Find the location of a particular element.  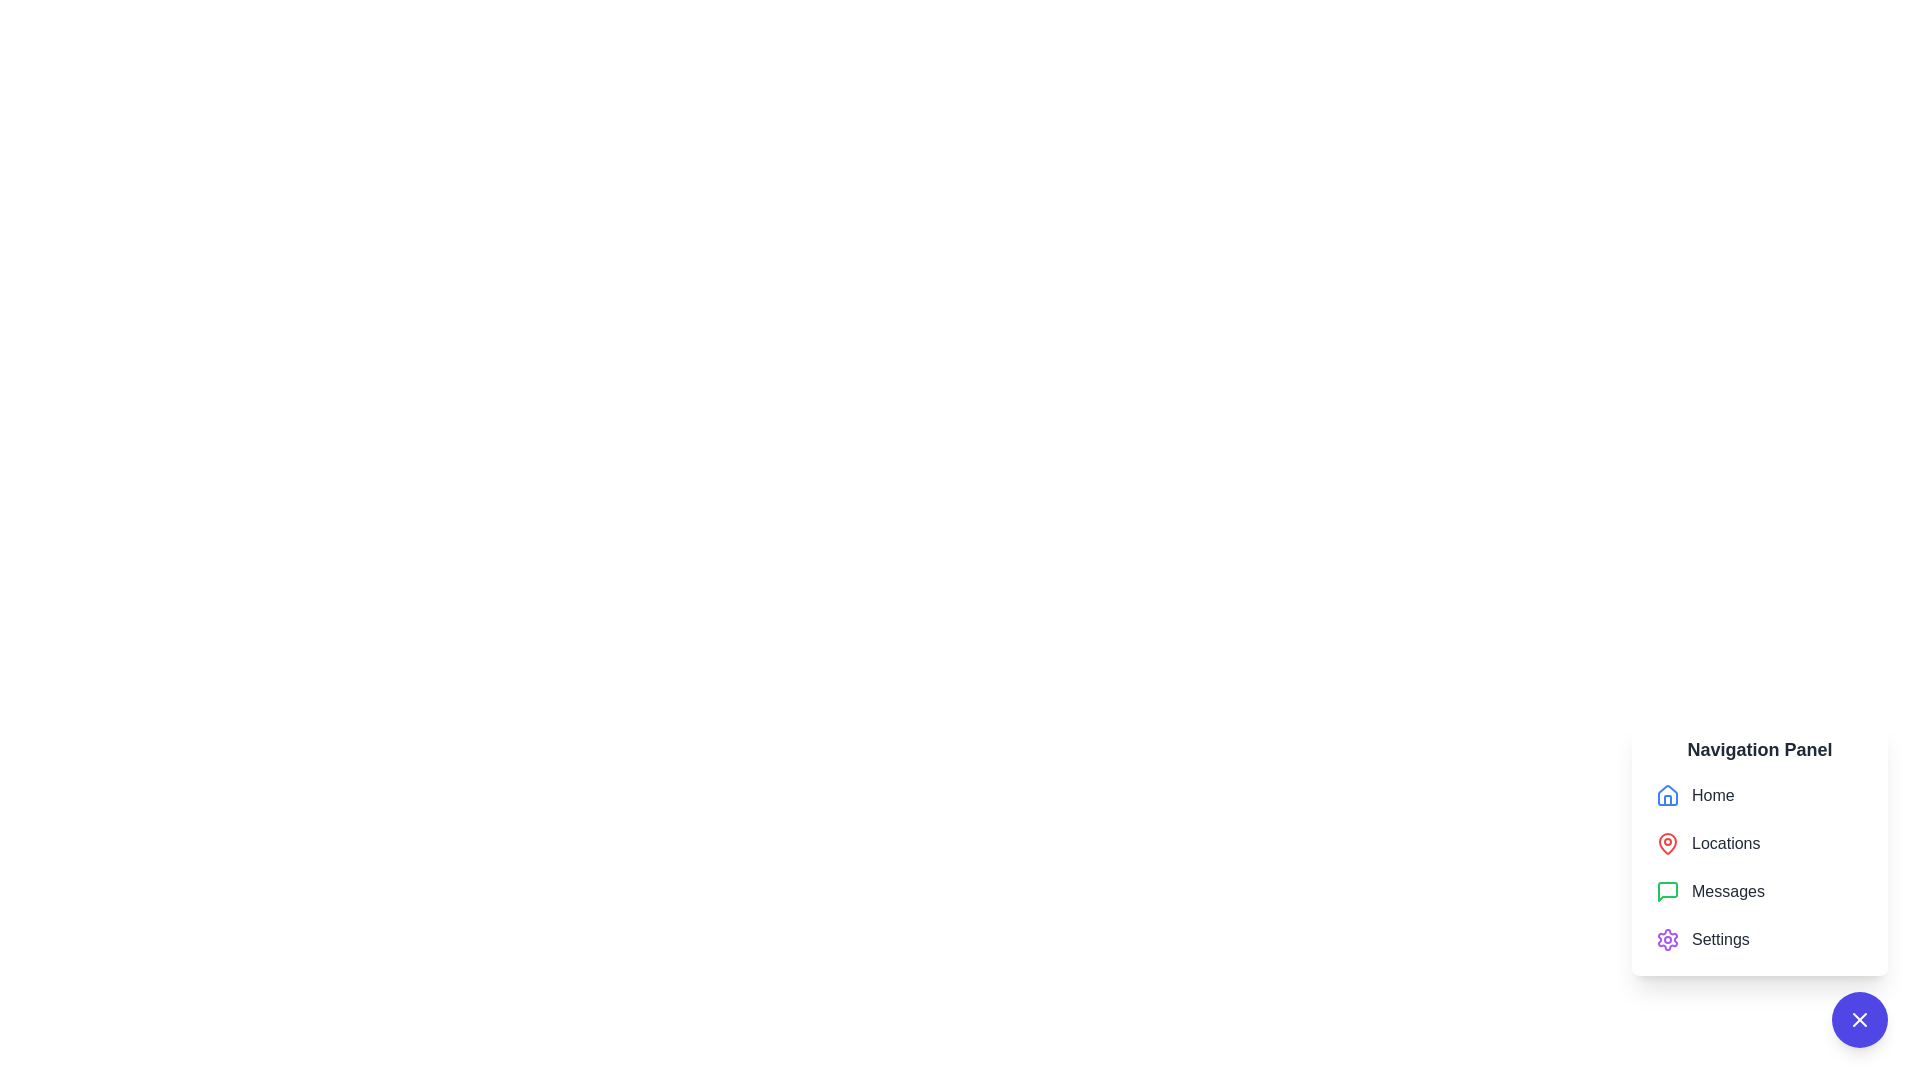

the 'Locations' navigational link, which is the second option in the vertical list of the navigation panel, located between 'Home' and 'Messages' is located at coordinates (1760, 844).